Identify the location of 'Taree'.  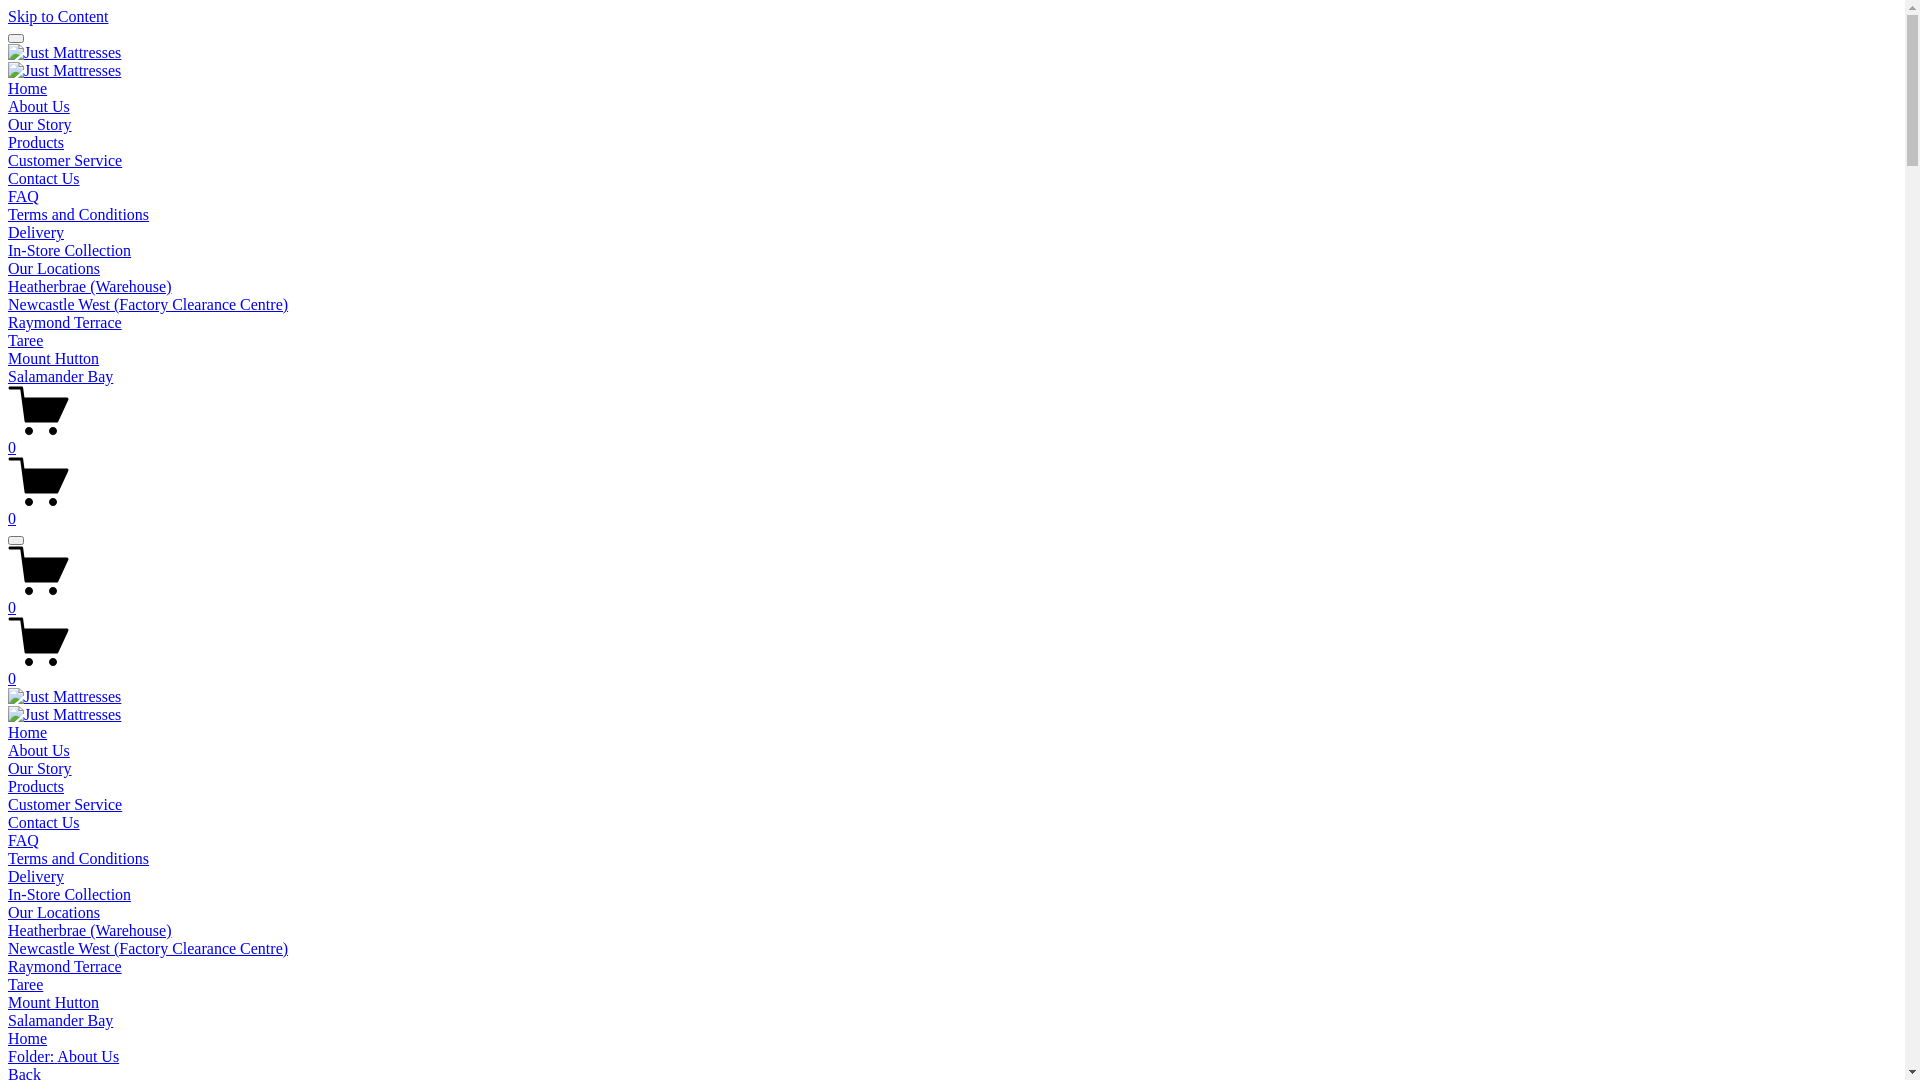
(25, 339).